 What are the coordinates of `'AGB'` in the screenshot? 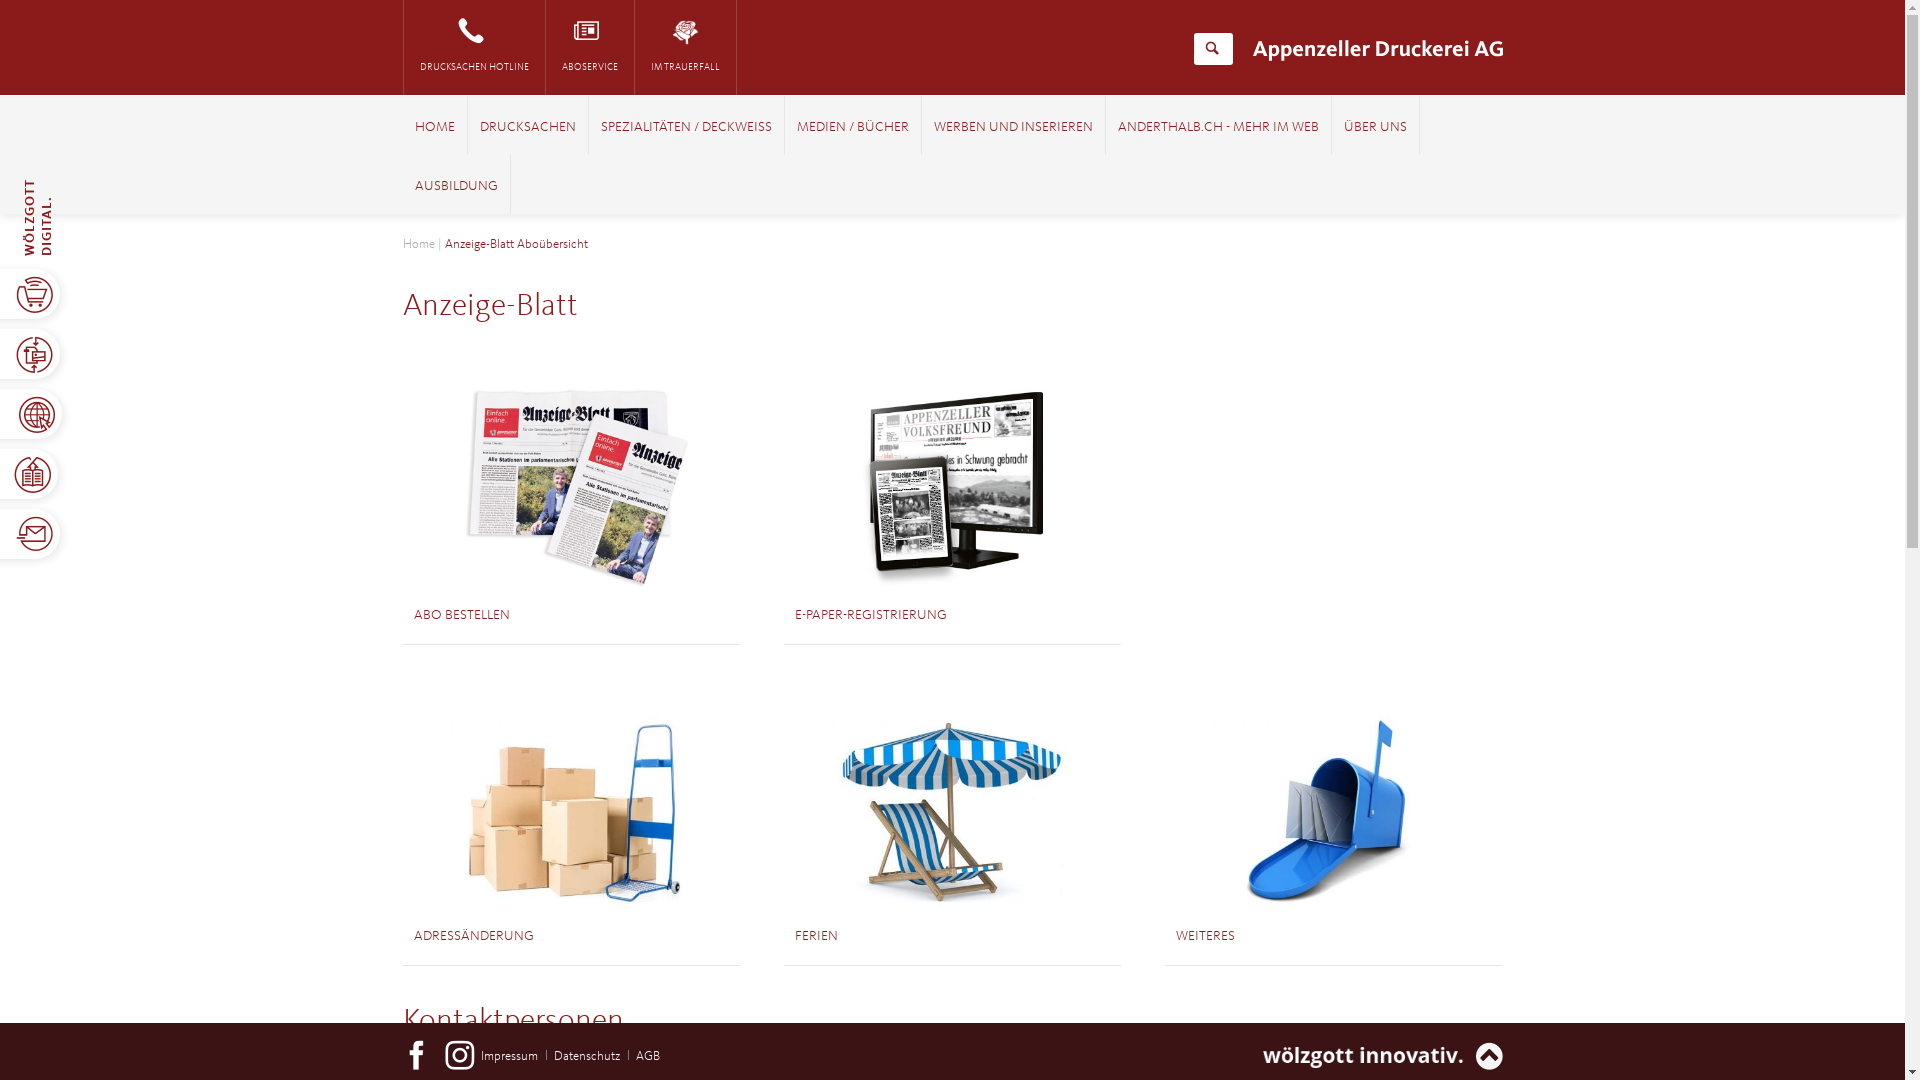 It's located at (648, 1055).